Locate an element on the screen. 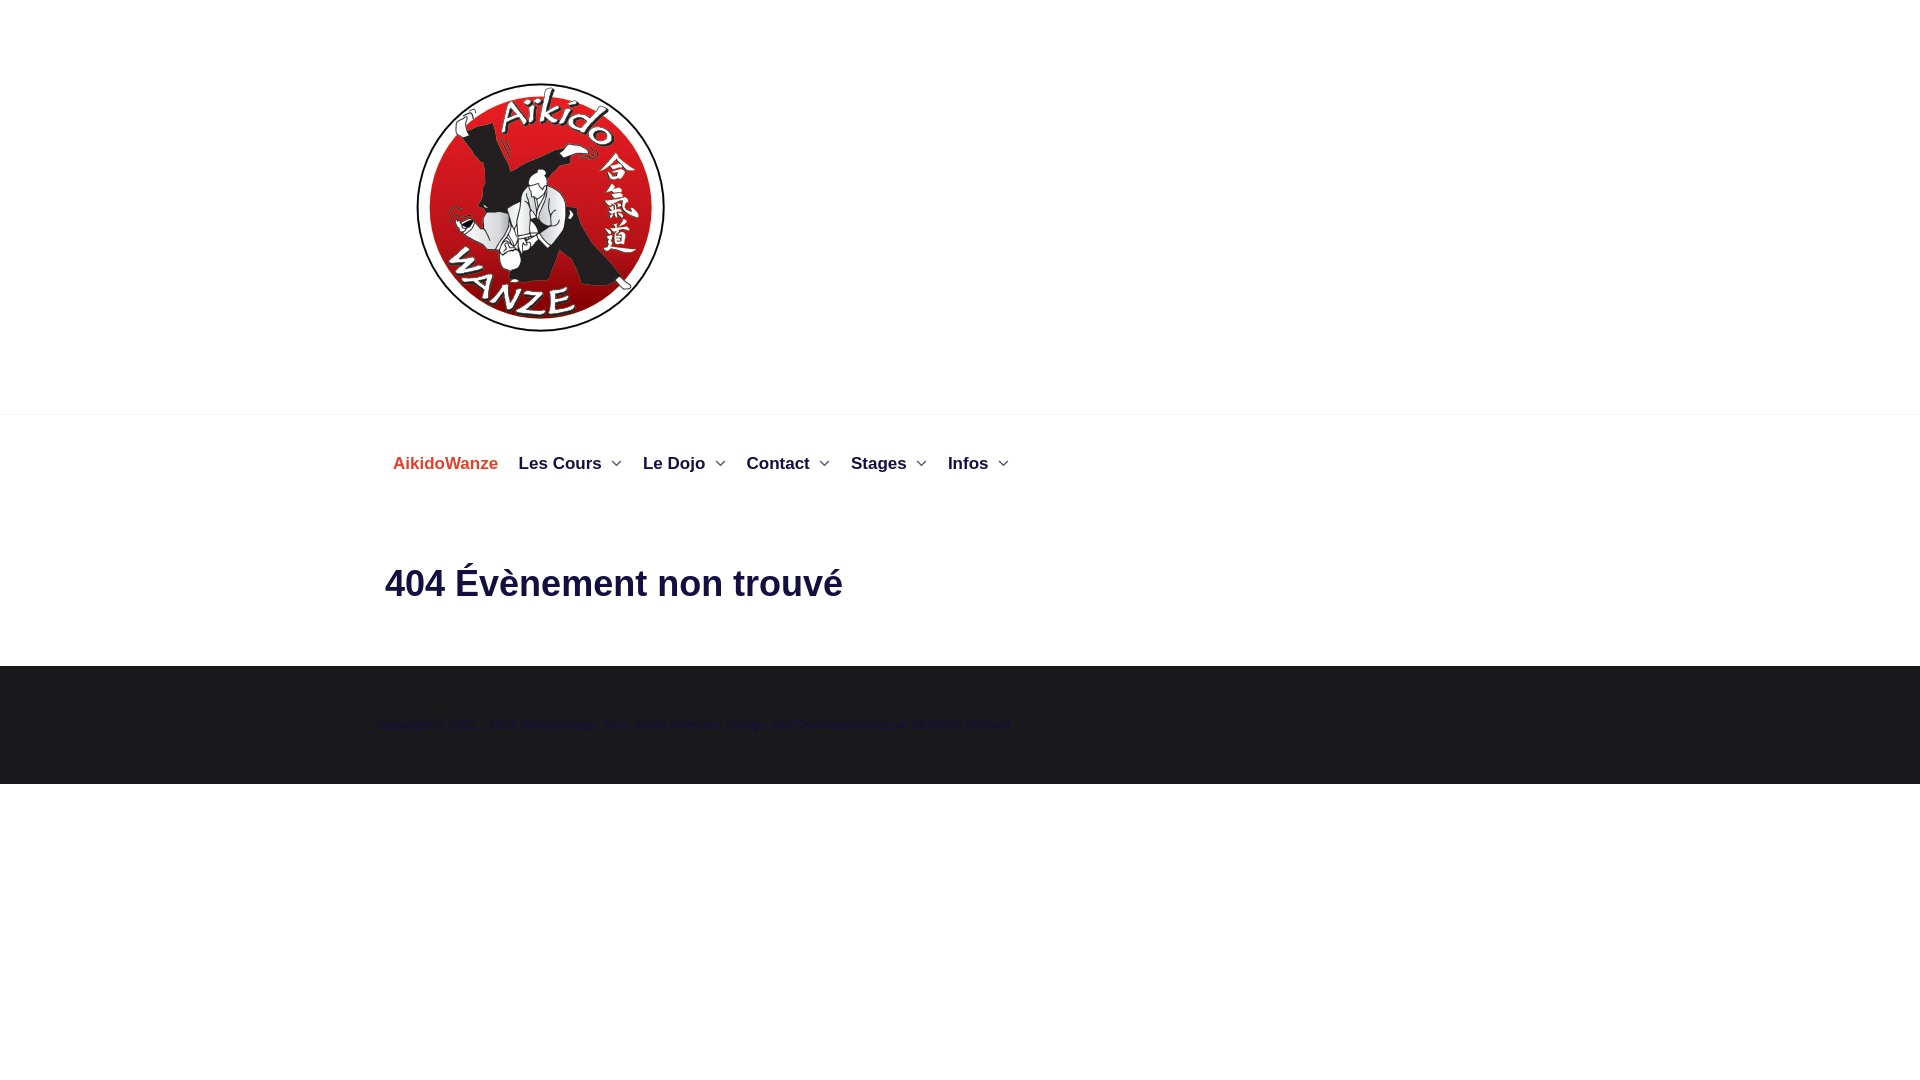 This screenshot has width=1920, height=1080. 'Stages' is located at coordinates (887, 465).